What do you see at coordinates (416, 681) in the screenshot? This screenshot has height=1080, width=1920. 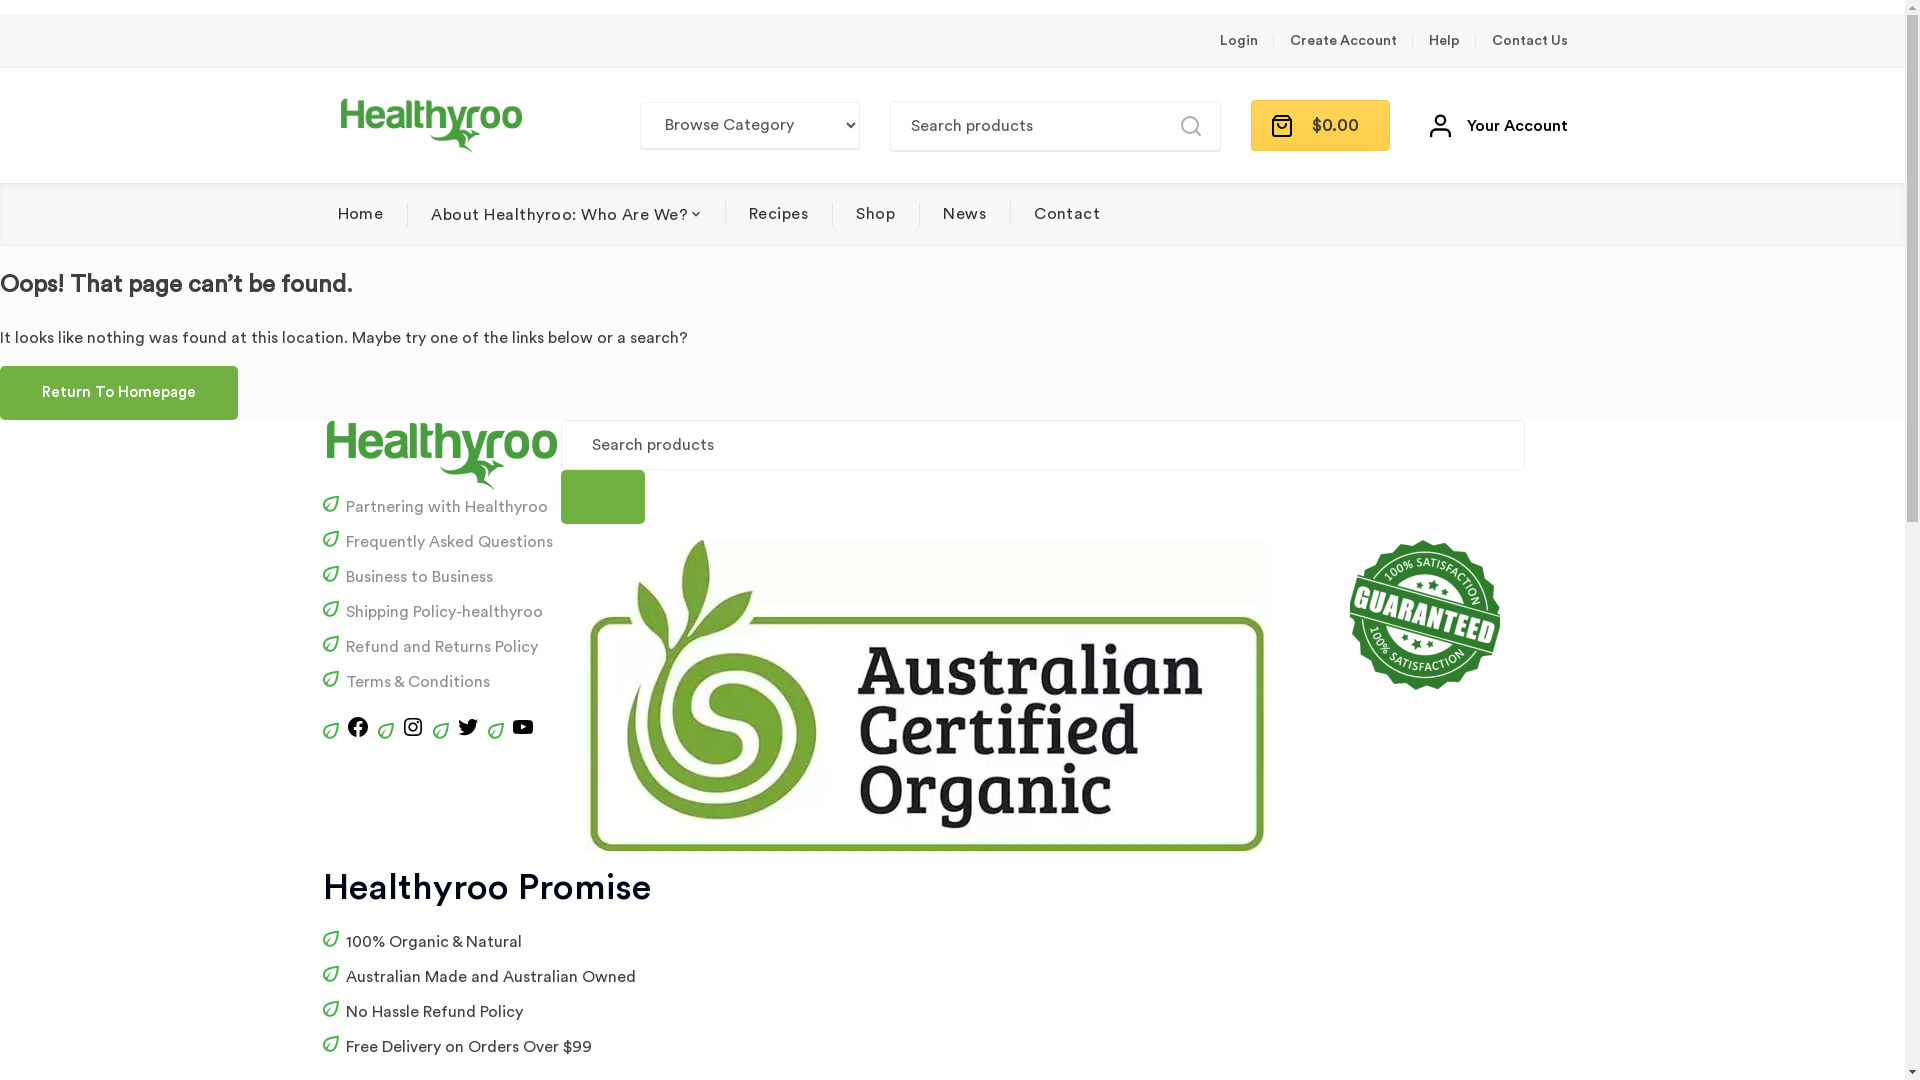 I see `'Terms & Conditions'` at bounding box center [416, 681].